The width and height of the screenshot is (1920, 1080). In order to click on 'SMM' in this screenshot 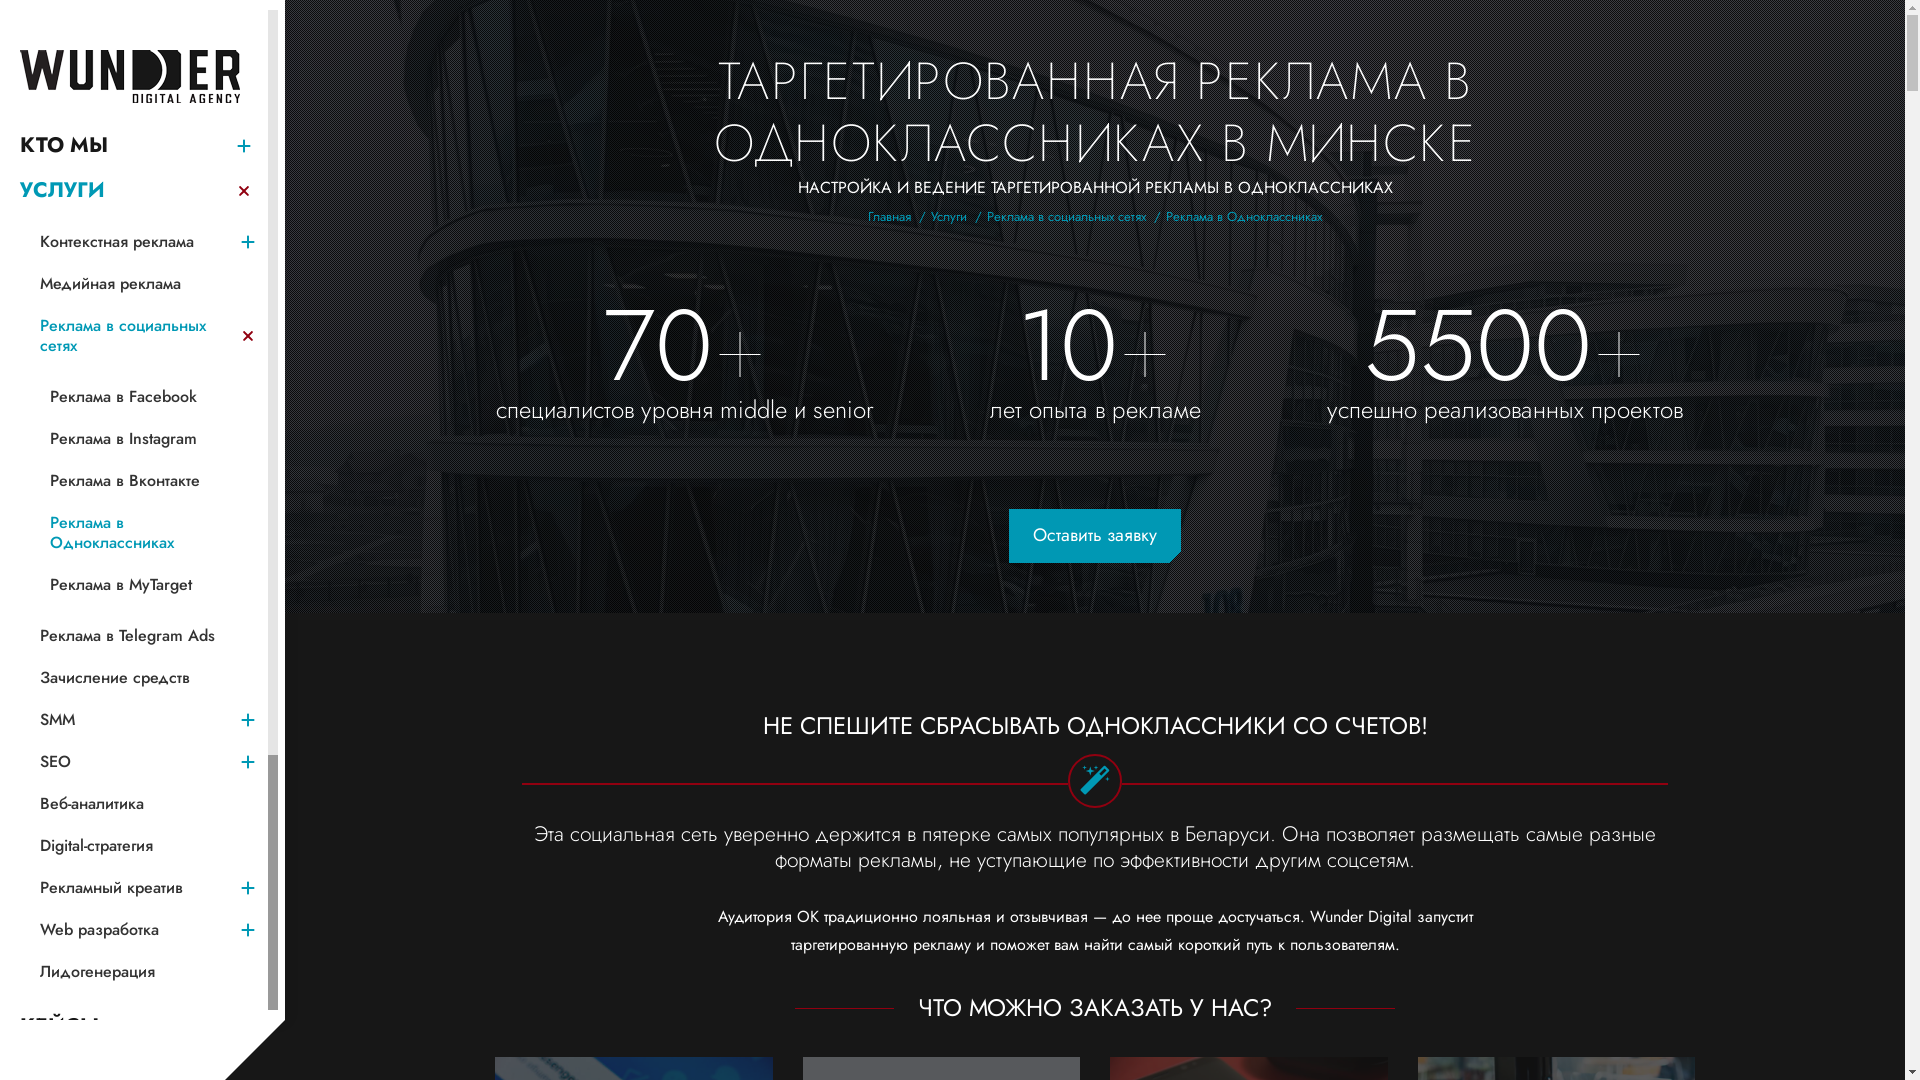, I will do `click(131, 720)`.